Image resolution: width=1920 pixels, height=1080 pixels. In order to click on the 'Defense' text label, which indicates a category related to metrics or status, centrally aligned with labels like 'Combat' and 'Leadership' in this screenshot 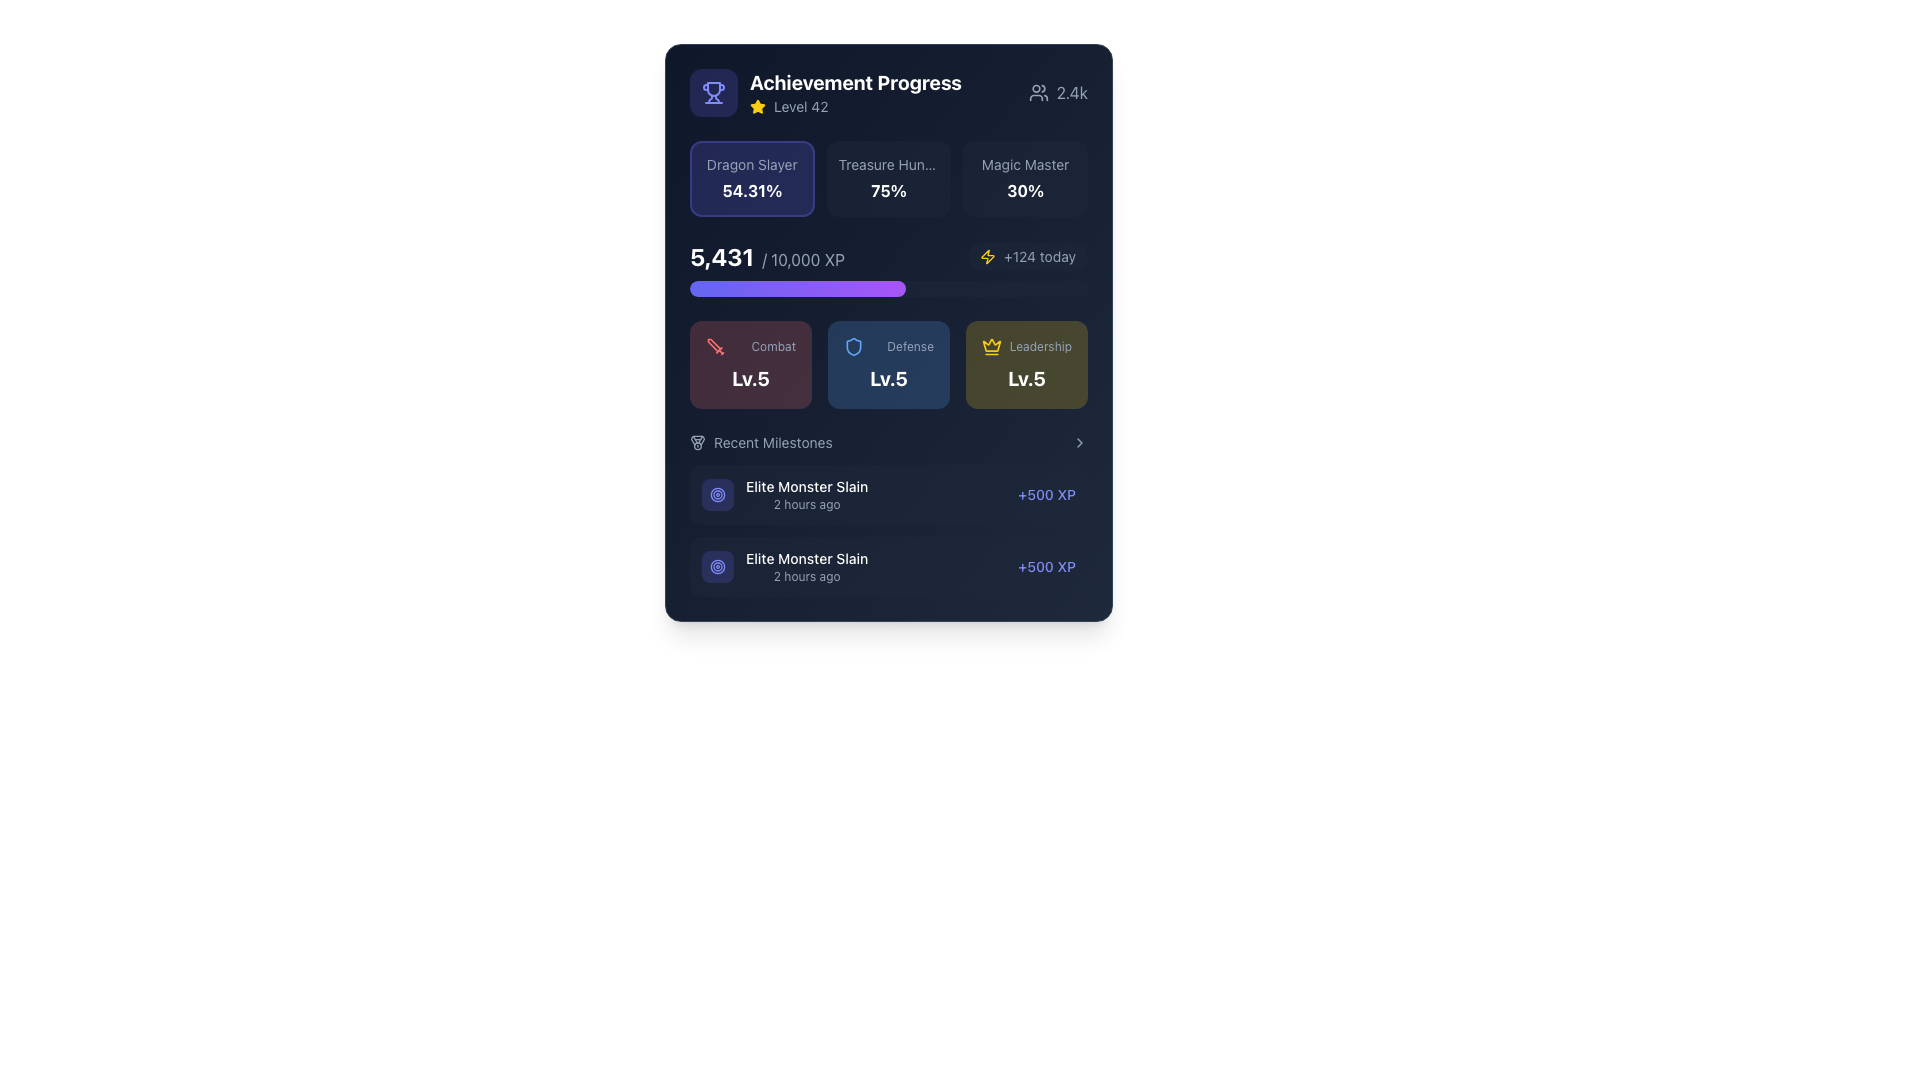, I will do `click(909, 346)`.